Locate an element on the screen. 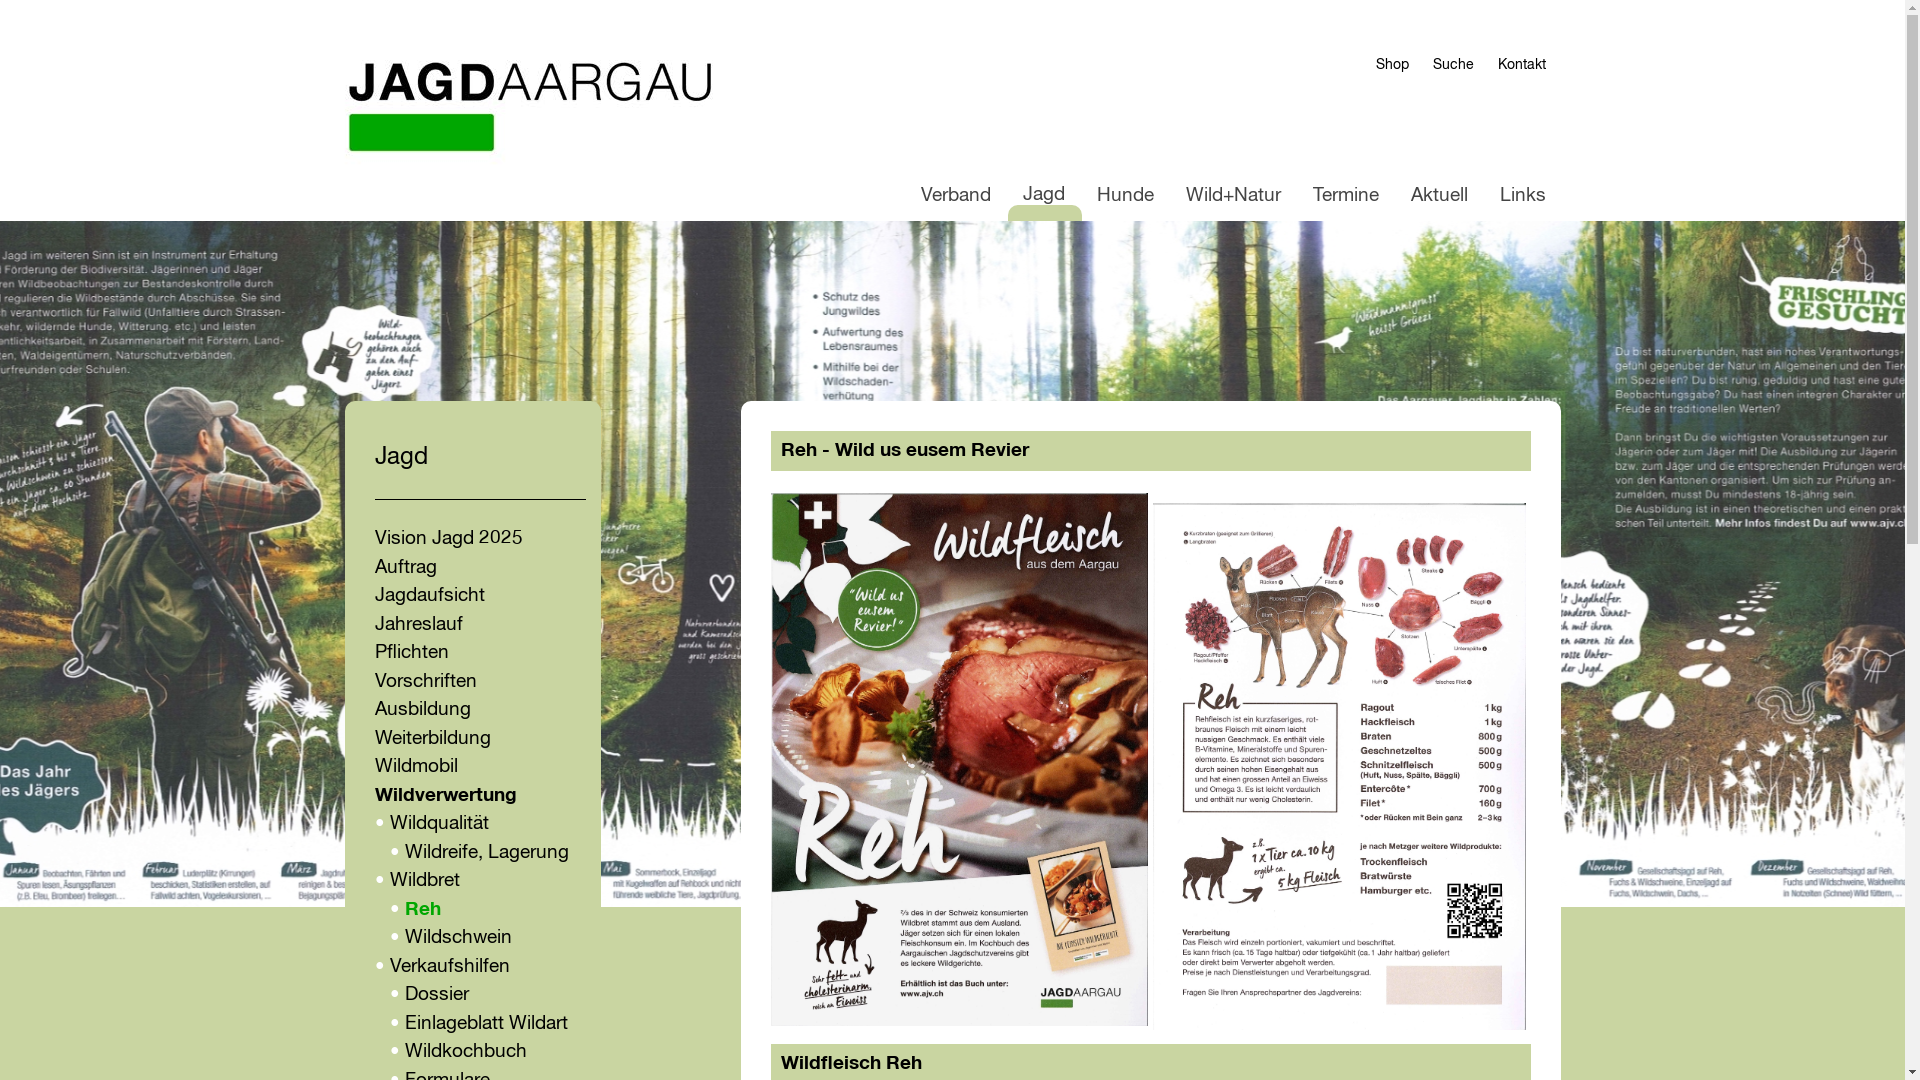 The width and height of the screenshot is (1920, 1080). 'Jagdaufsicht' is located at coordinates (427, 594).